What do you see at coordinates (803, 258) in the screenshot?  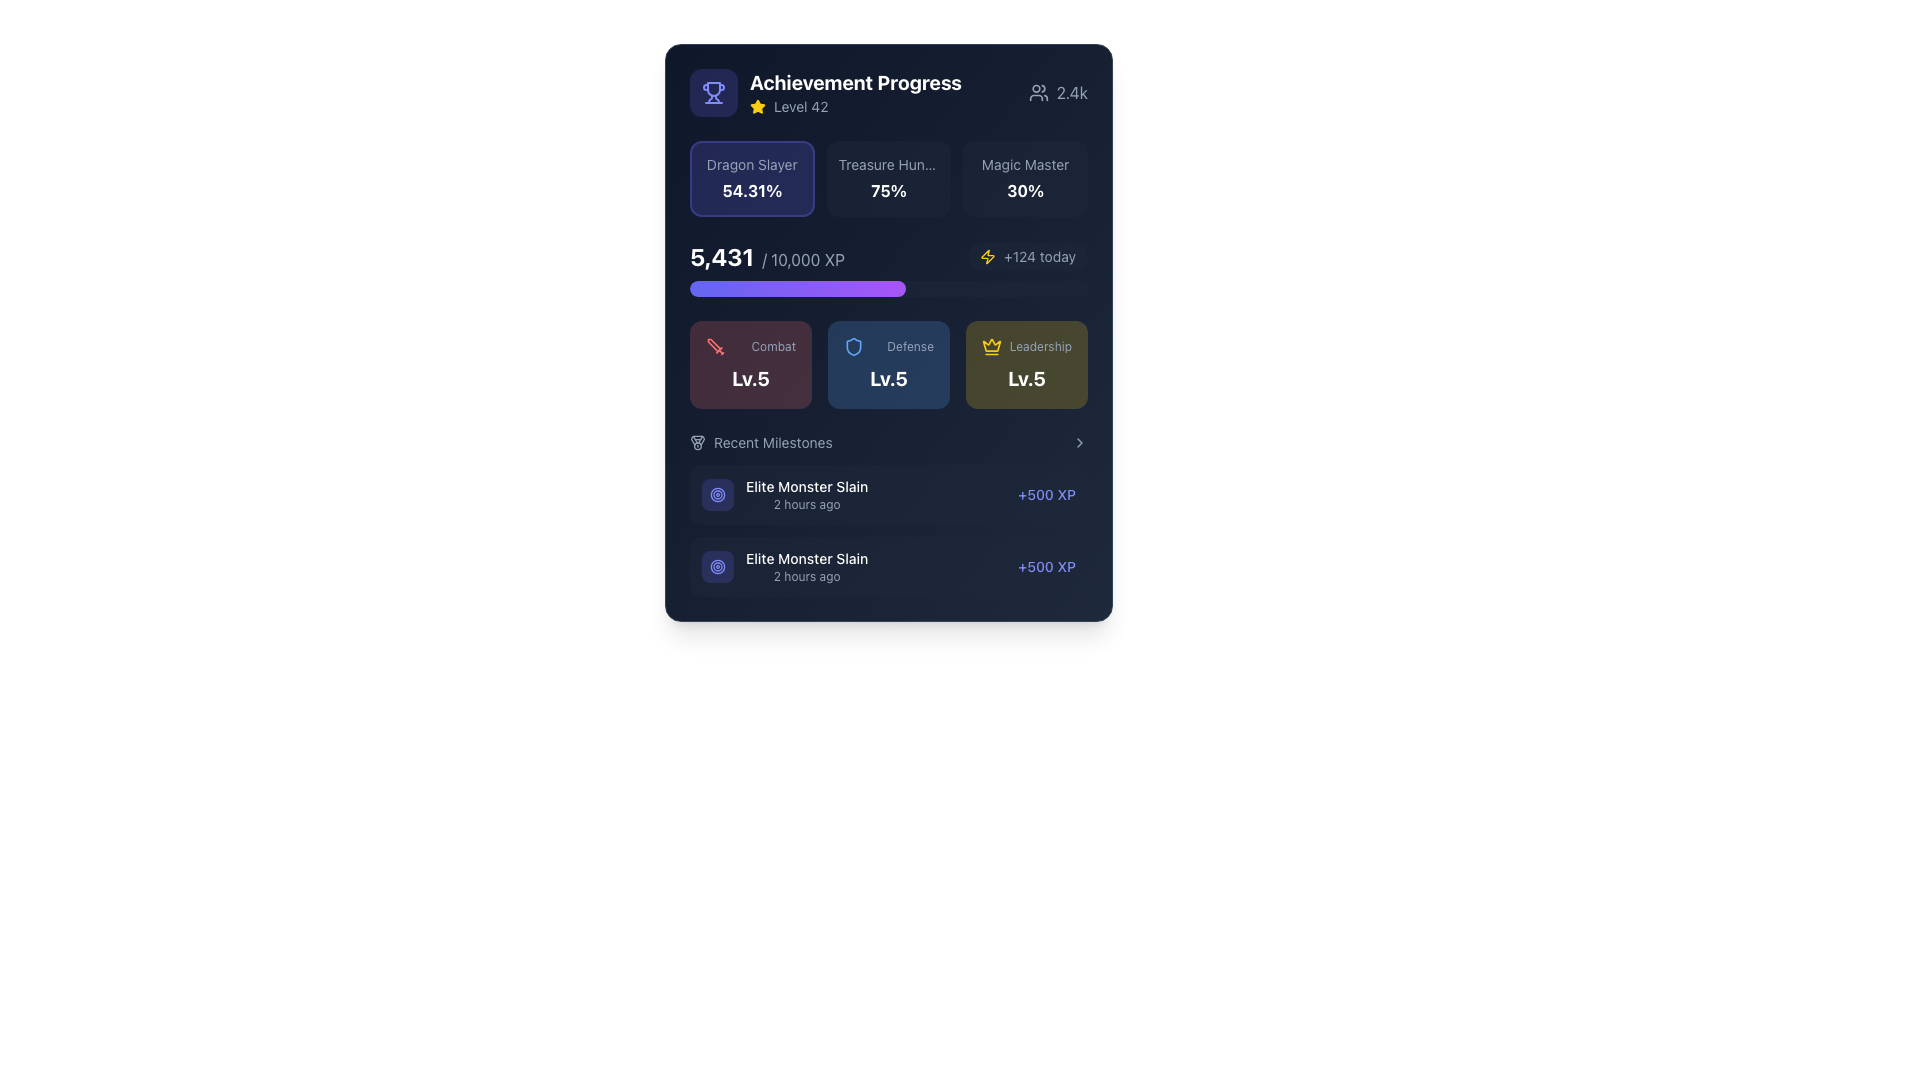 I see `the static text display showing '10,000 XP', which is located to the right of the bolded number '5,431' in the progress system interface` at bounding box center [803, 258].